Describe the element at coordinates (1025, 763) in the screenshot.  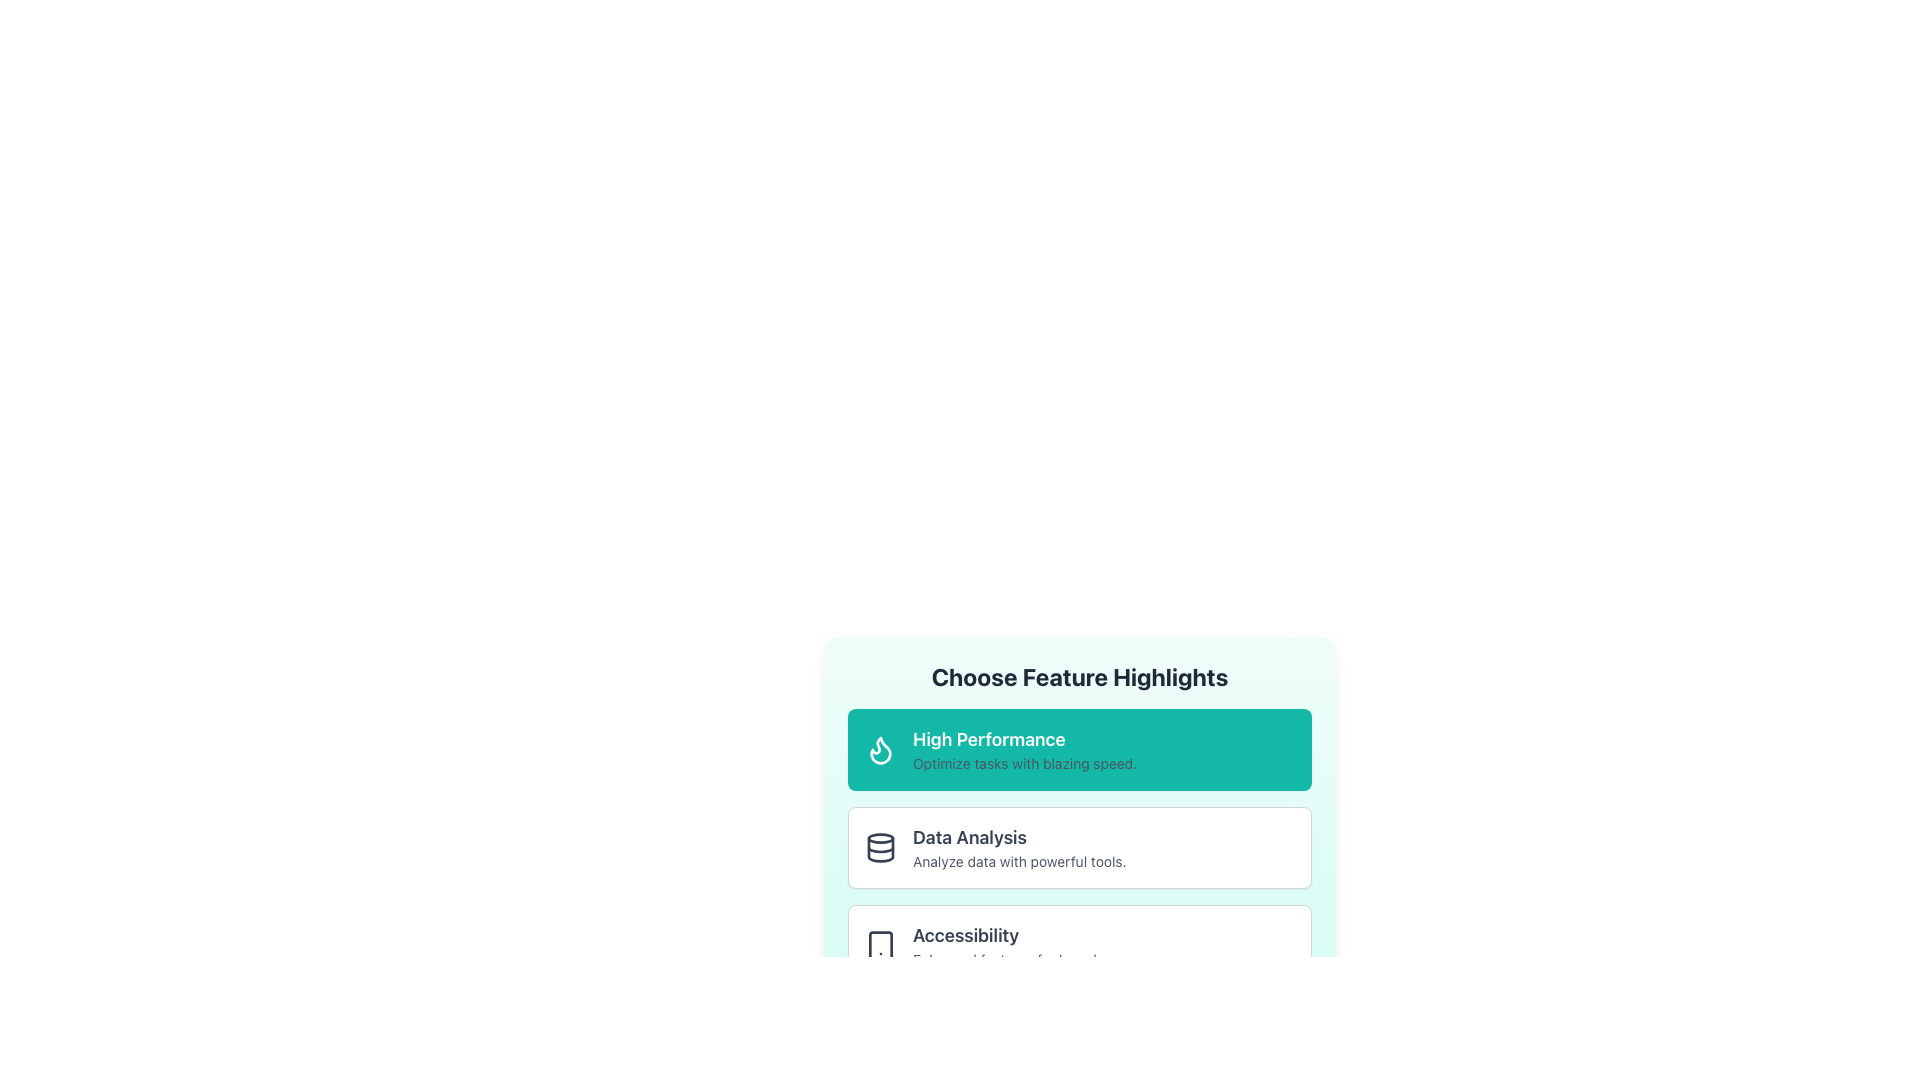
I see `descriptive text label providing additional detail about the 'High Performance' feature, which is located directly below the heading 'High Performance' in the teal-colored section` at that location.